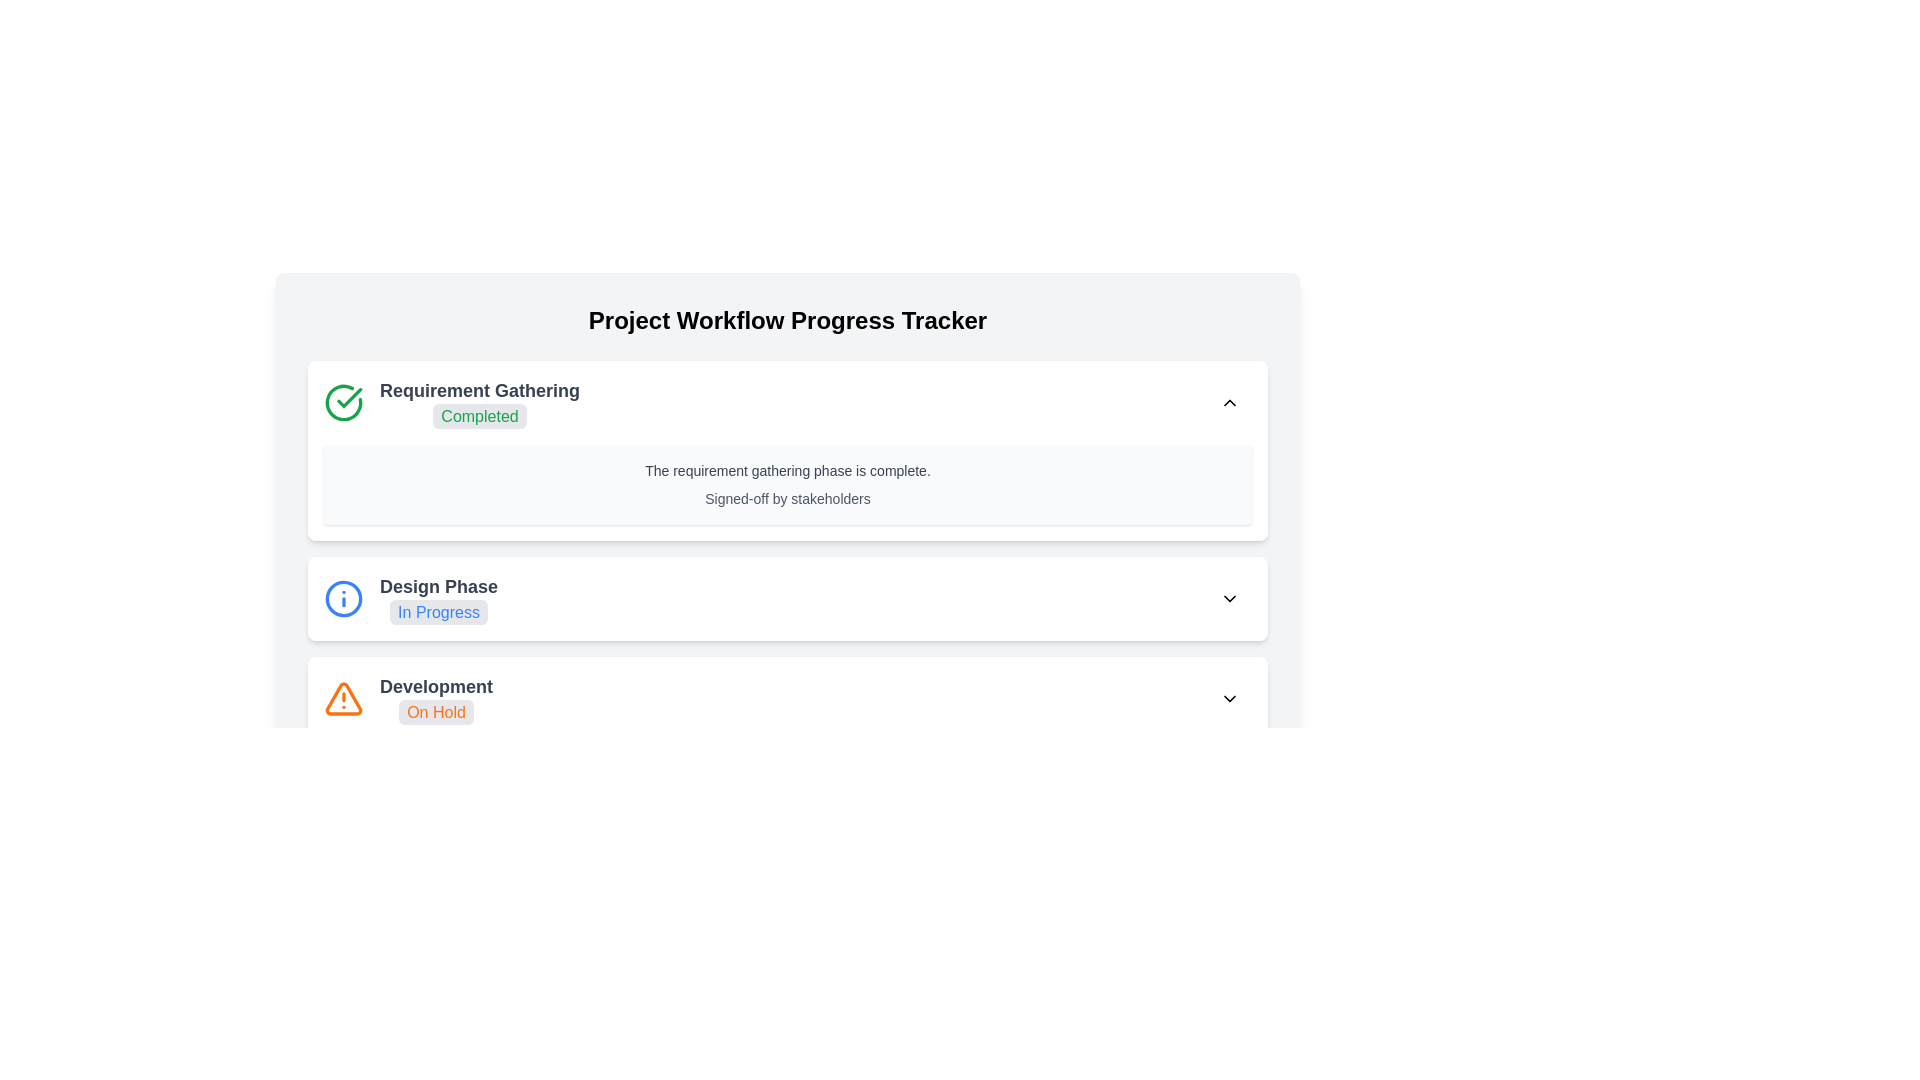 The image size is (1920, 1080). What do you see at coordinates (438, 611) in the screenshot?
I see `the 'In Progress' status badge located to the right of the 'Design Phase' label in the workflow steps` at bounding box center [438, 611].